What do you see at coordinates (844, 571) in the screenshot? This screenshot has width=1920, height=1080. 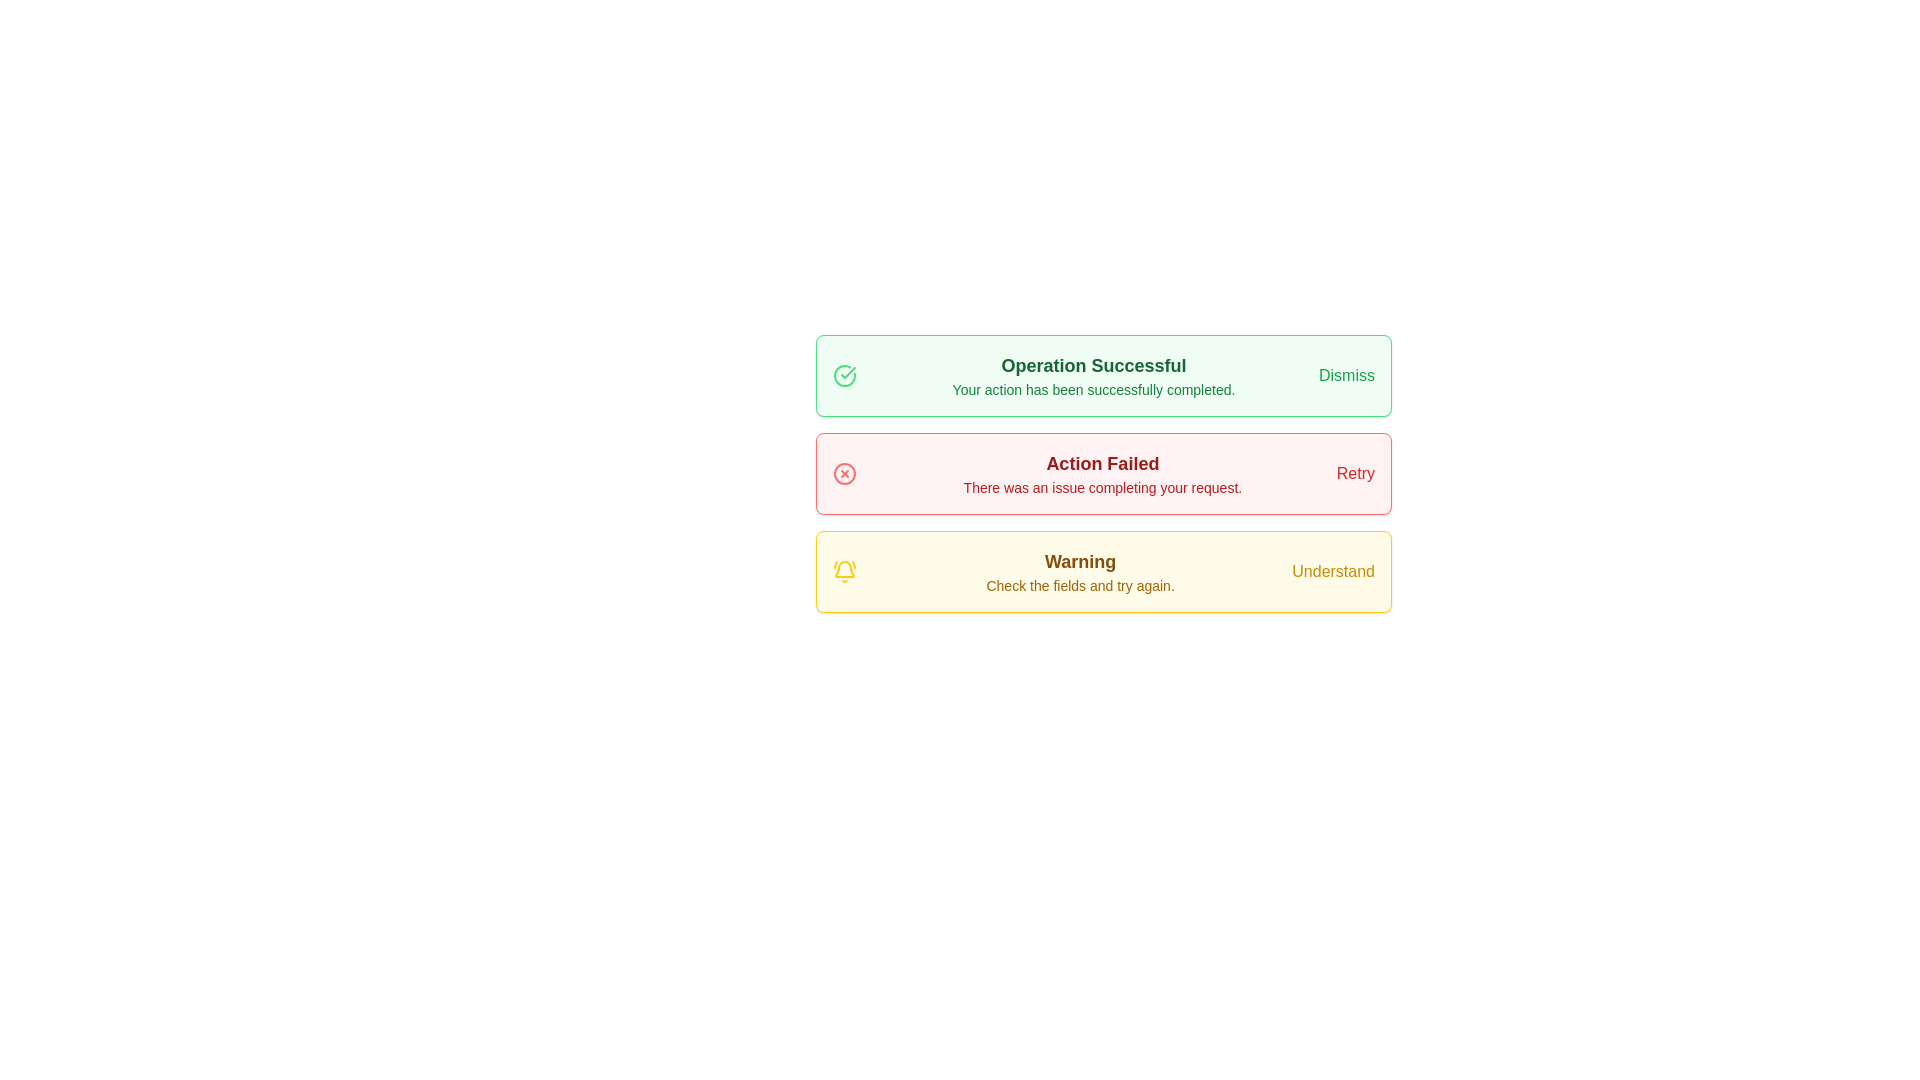 I see `the warning icon located in the leftmost part of the bottom yellow warning section, just before the text 'Warning Check the fields and try again.'` at bounding box center [844, 571].